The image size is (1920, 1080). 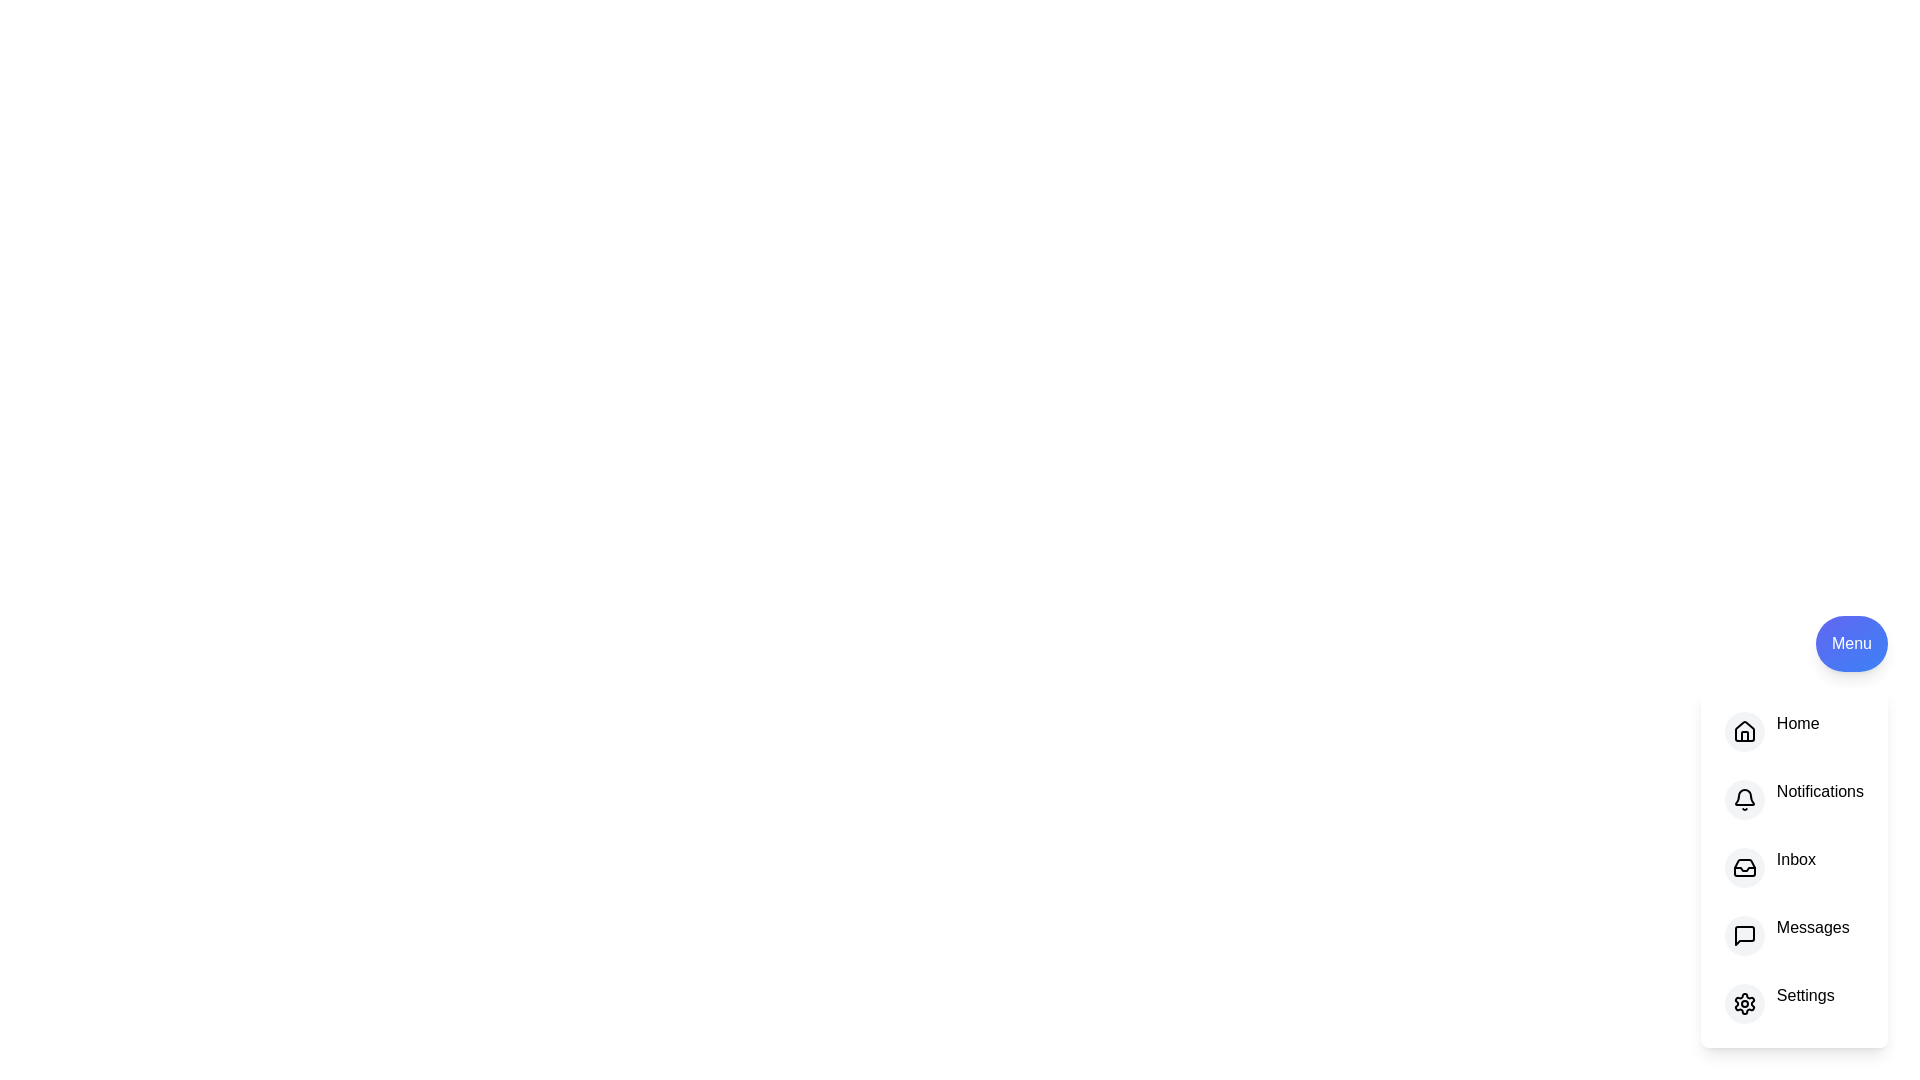 What do you see at coordinates (1794, 866) in the screenshot?
I see `the option Inbox in the menu to see the hover effect` at bounding box center [1794, 866].